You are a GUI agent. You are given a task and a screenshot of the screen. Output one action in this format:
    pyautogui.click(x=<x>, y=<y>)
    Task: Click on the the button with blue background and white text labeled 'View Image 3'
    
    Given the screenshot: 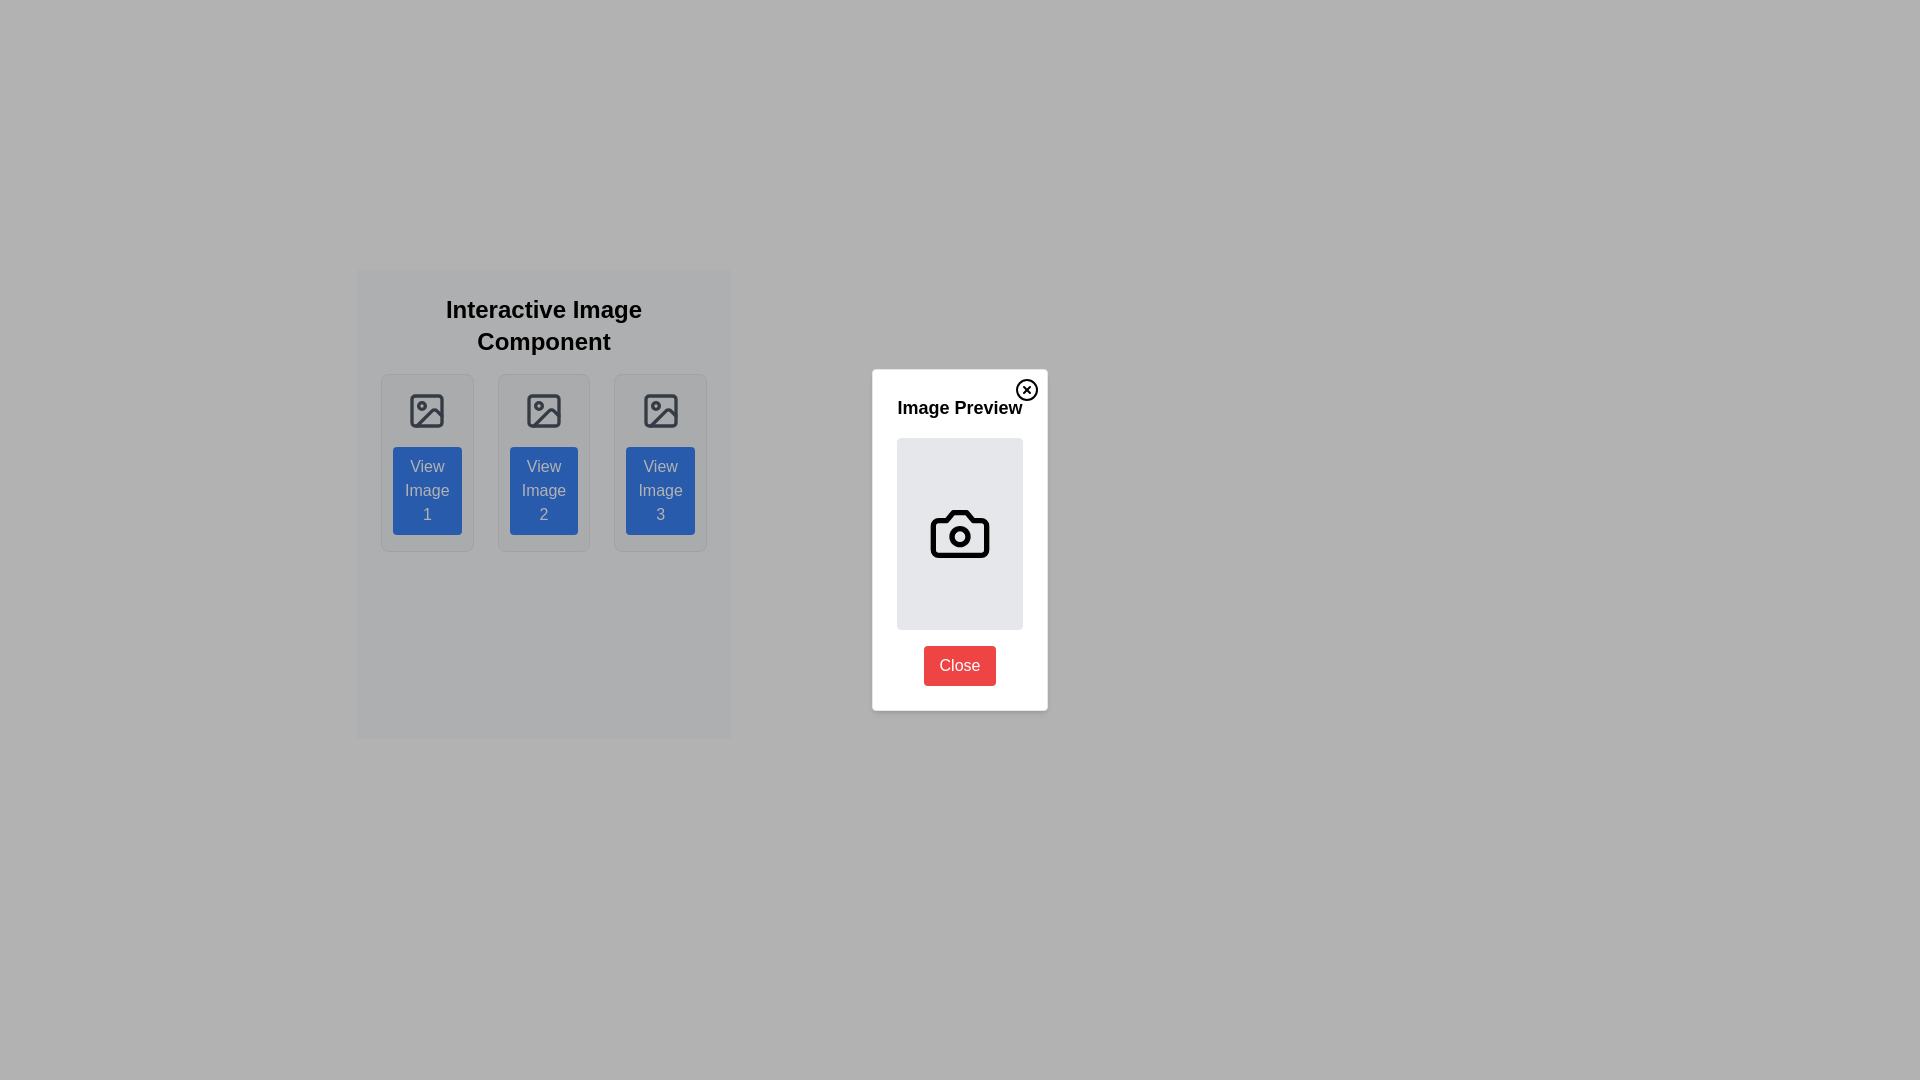 What is the action you would take?
    pyautogui.click(x=660, y=490)
    